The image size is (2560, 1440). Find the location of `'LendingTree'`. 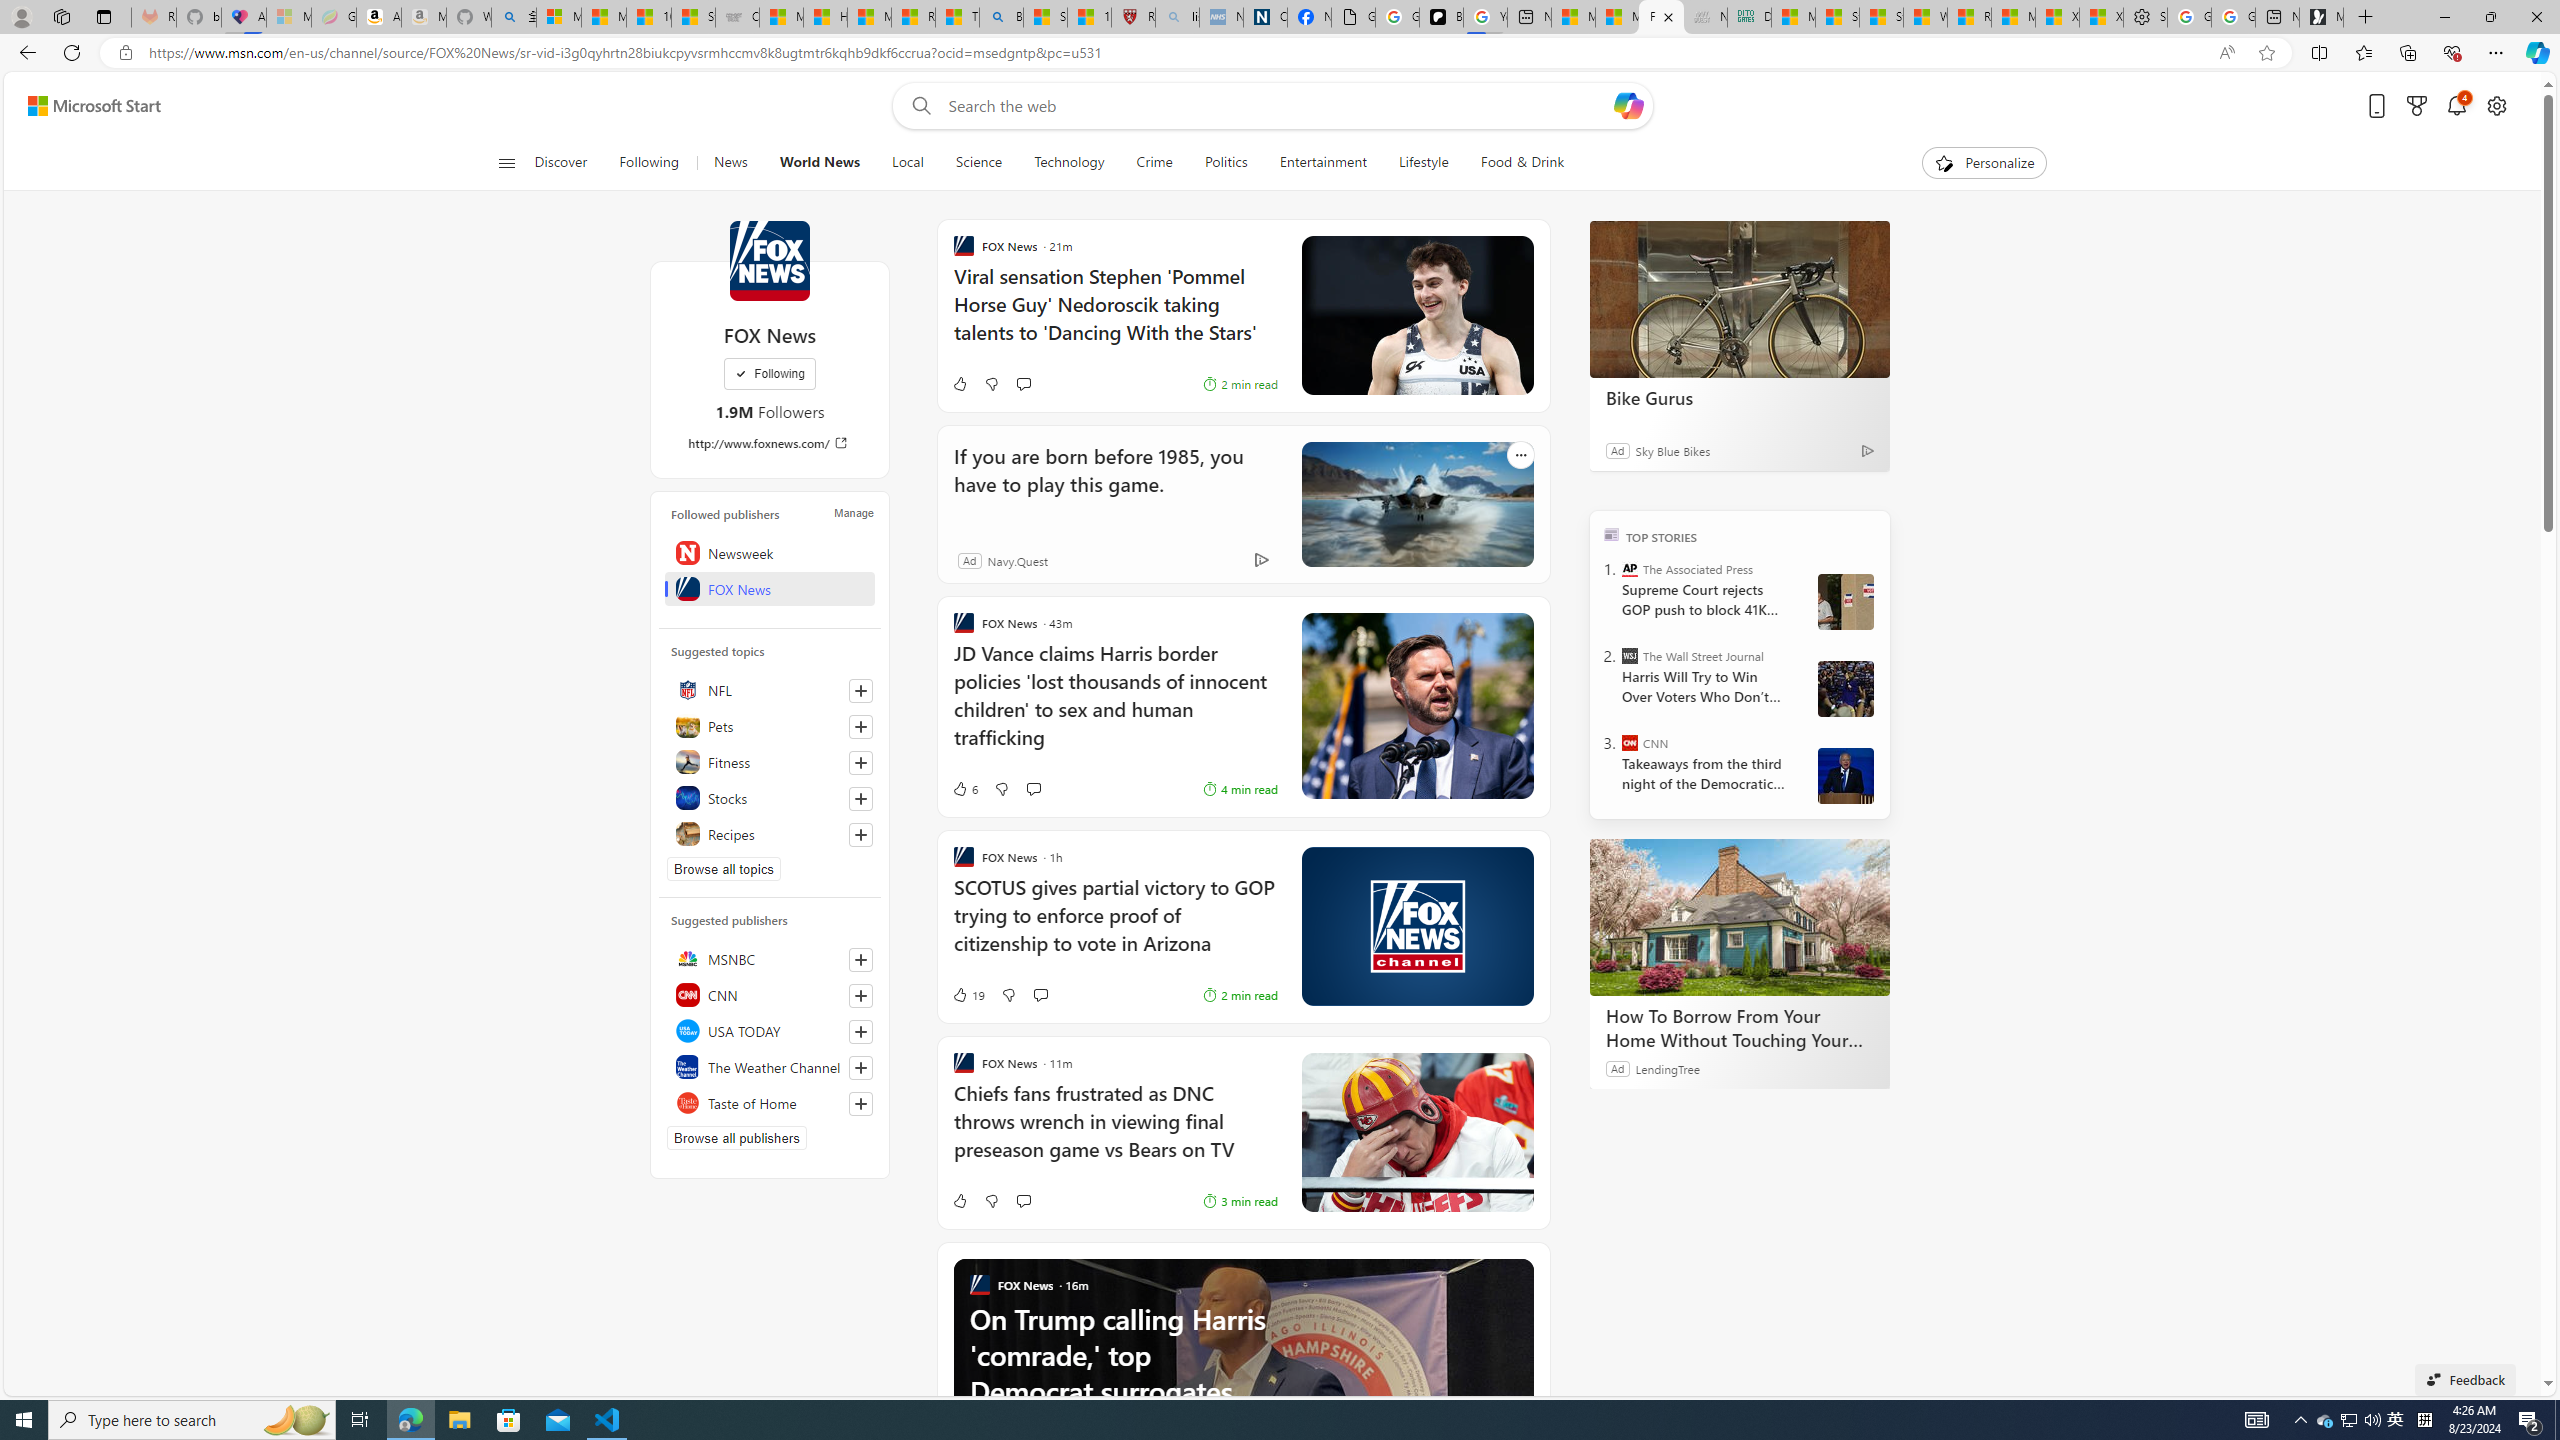

'LendingTree' is located at coordinates (1667, 1068).